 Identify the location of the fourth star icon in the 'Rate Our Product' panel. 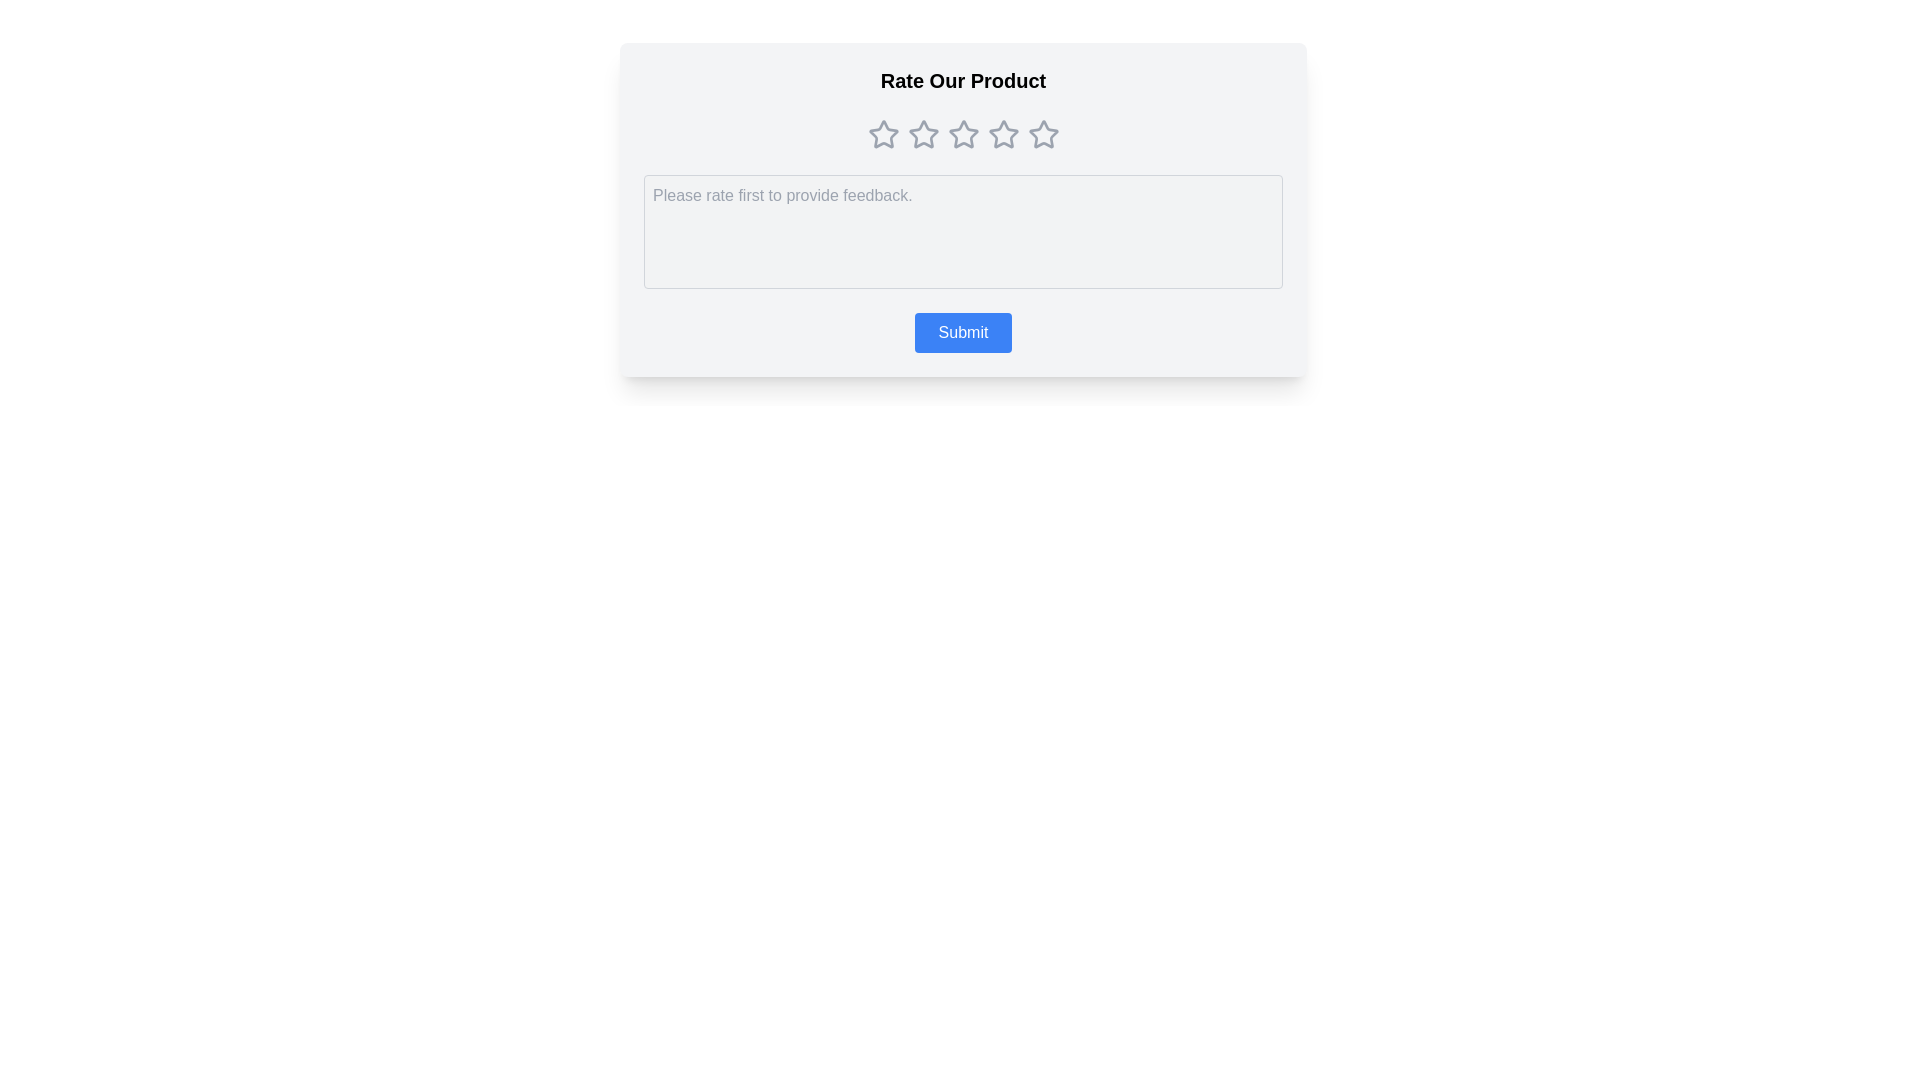
(963, 135).